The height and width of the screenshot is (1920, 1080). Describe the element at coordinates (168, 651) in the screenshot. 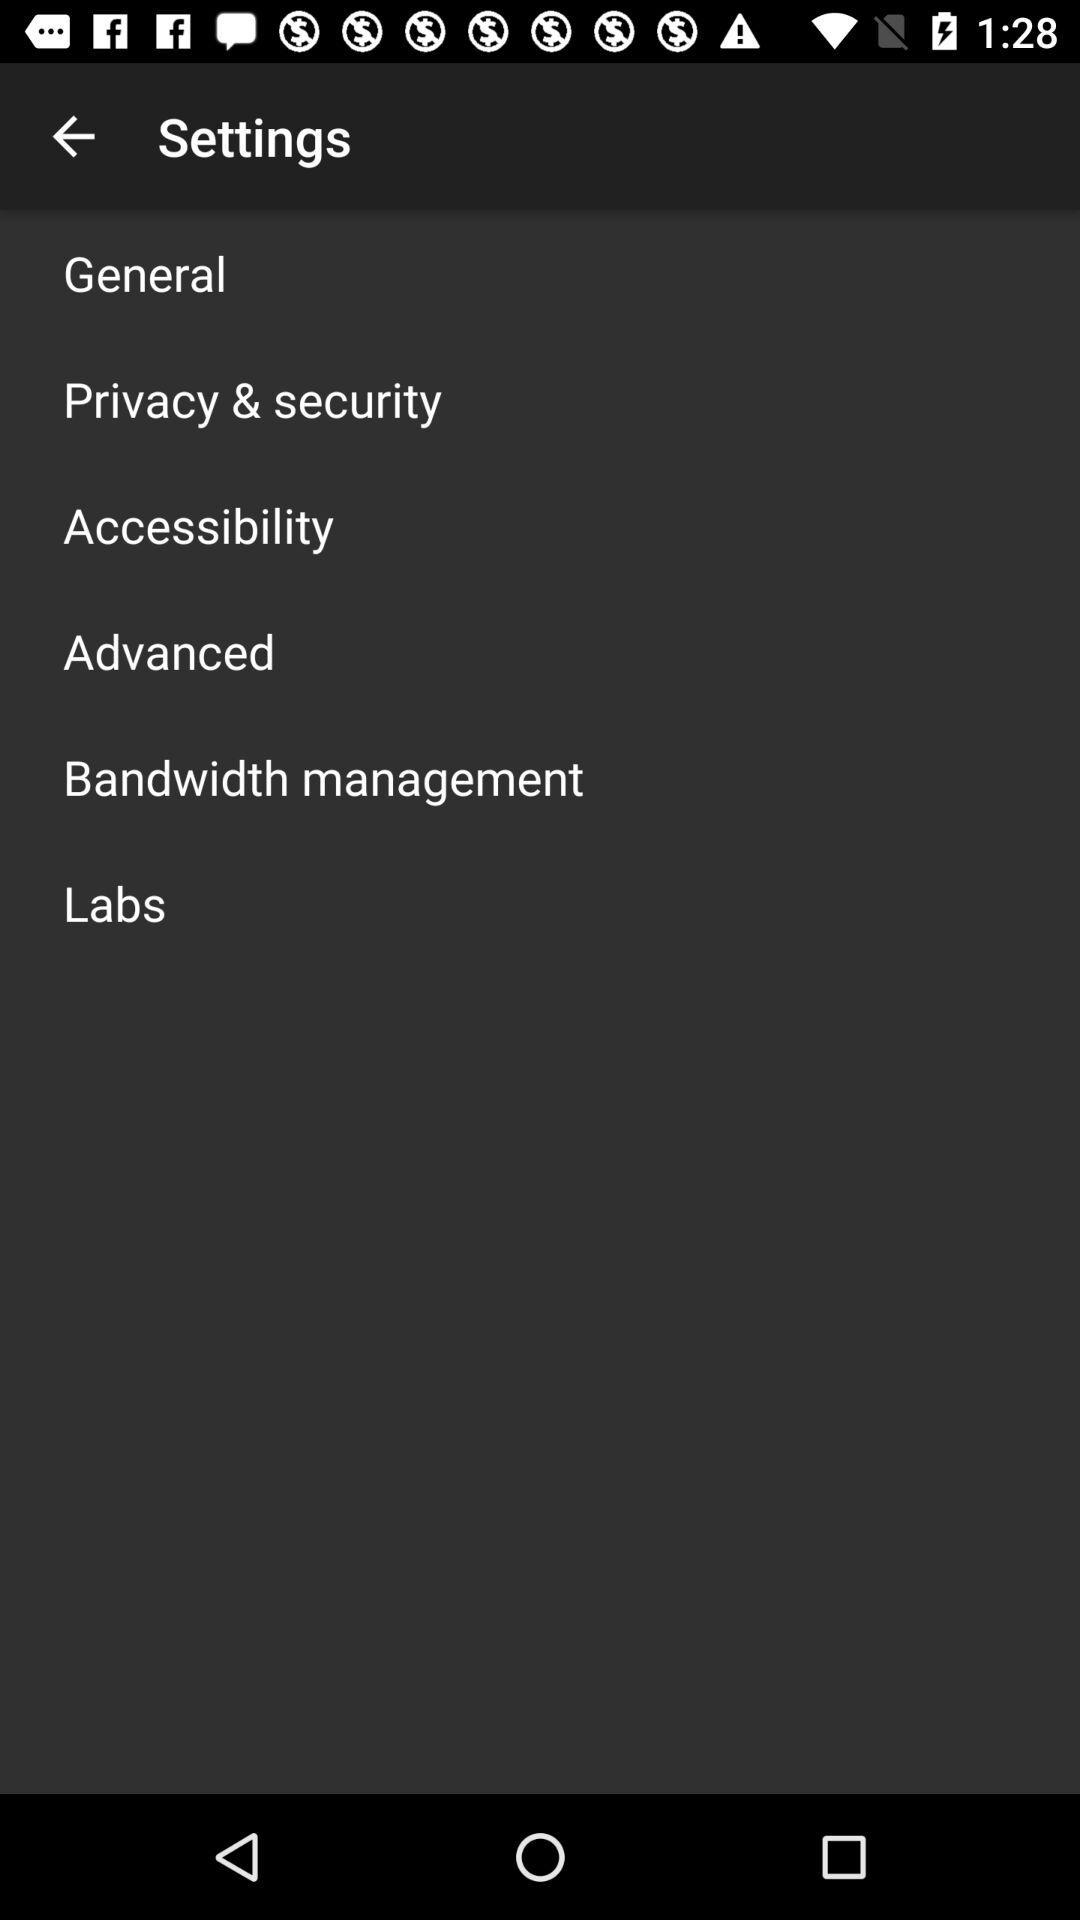

I see `the app below accessibility icon` at that location.